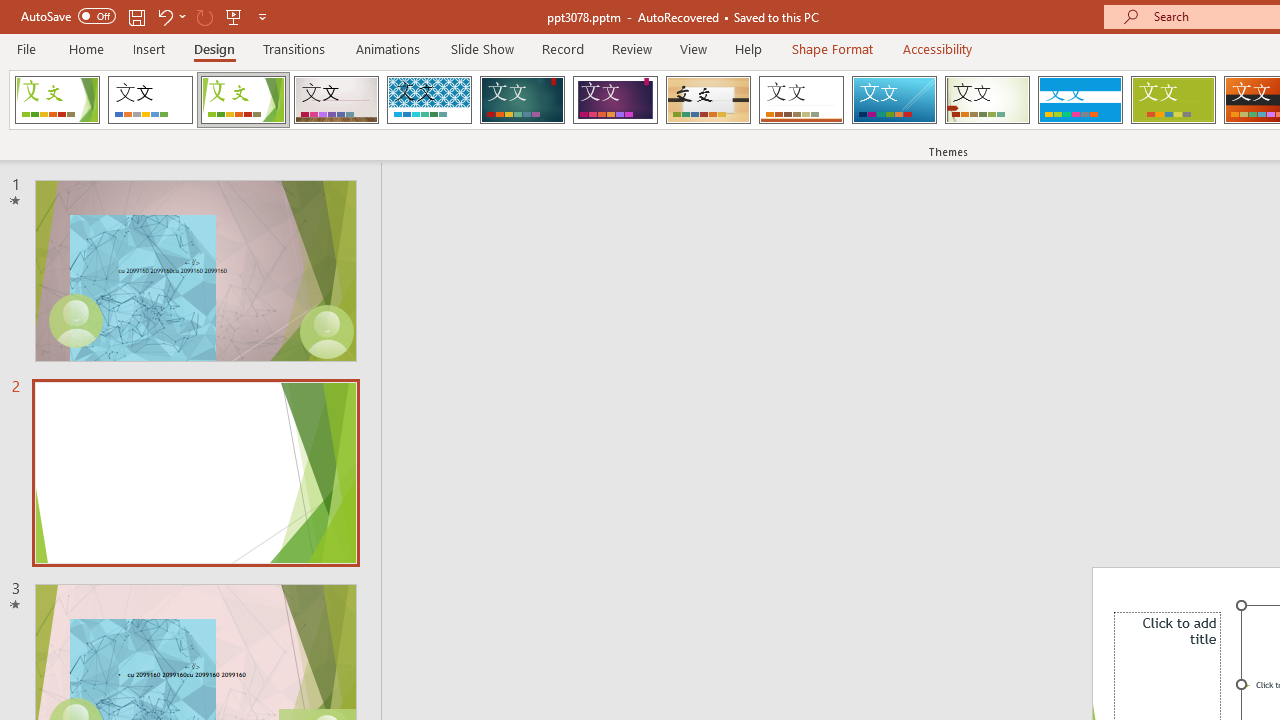 The image size is (1280, 720). I want to click on 'Ion', so click(522, 100).